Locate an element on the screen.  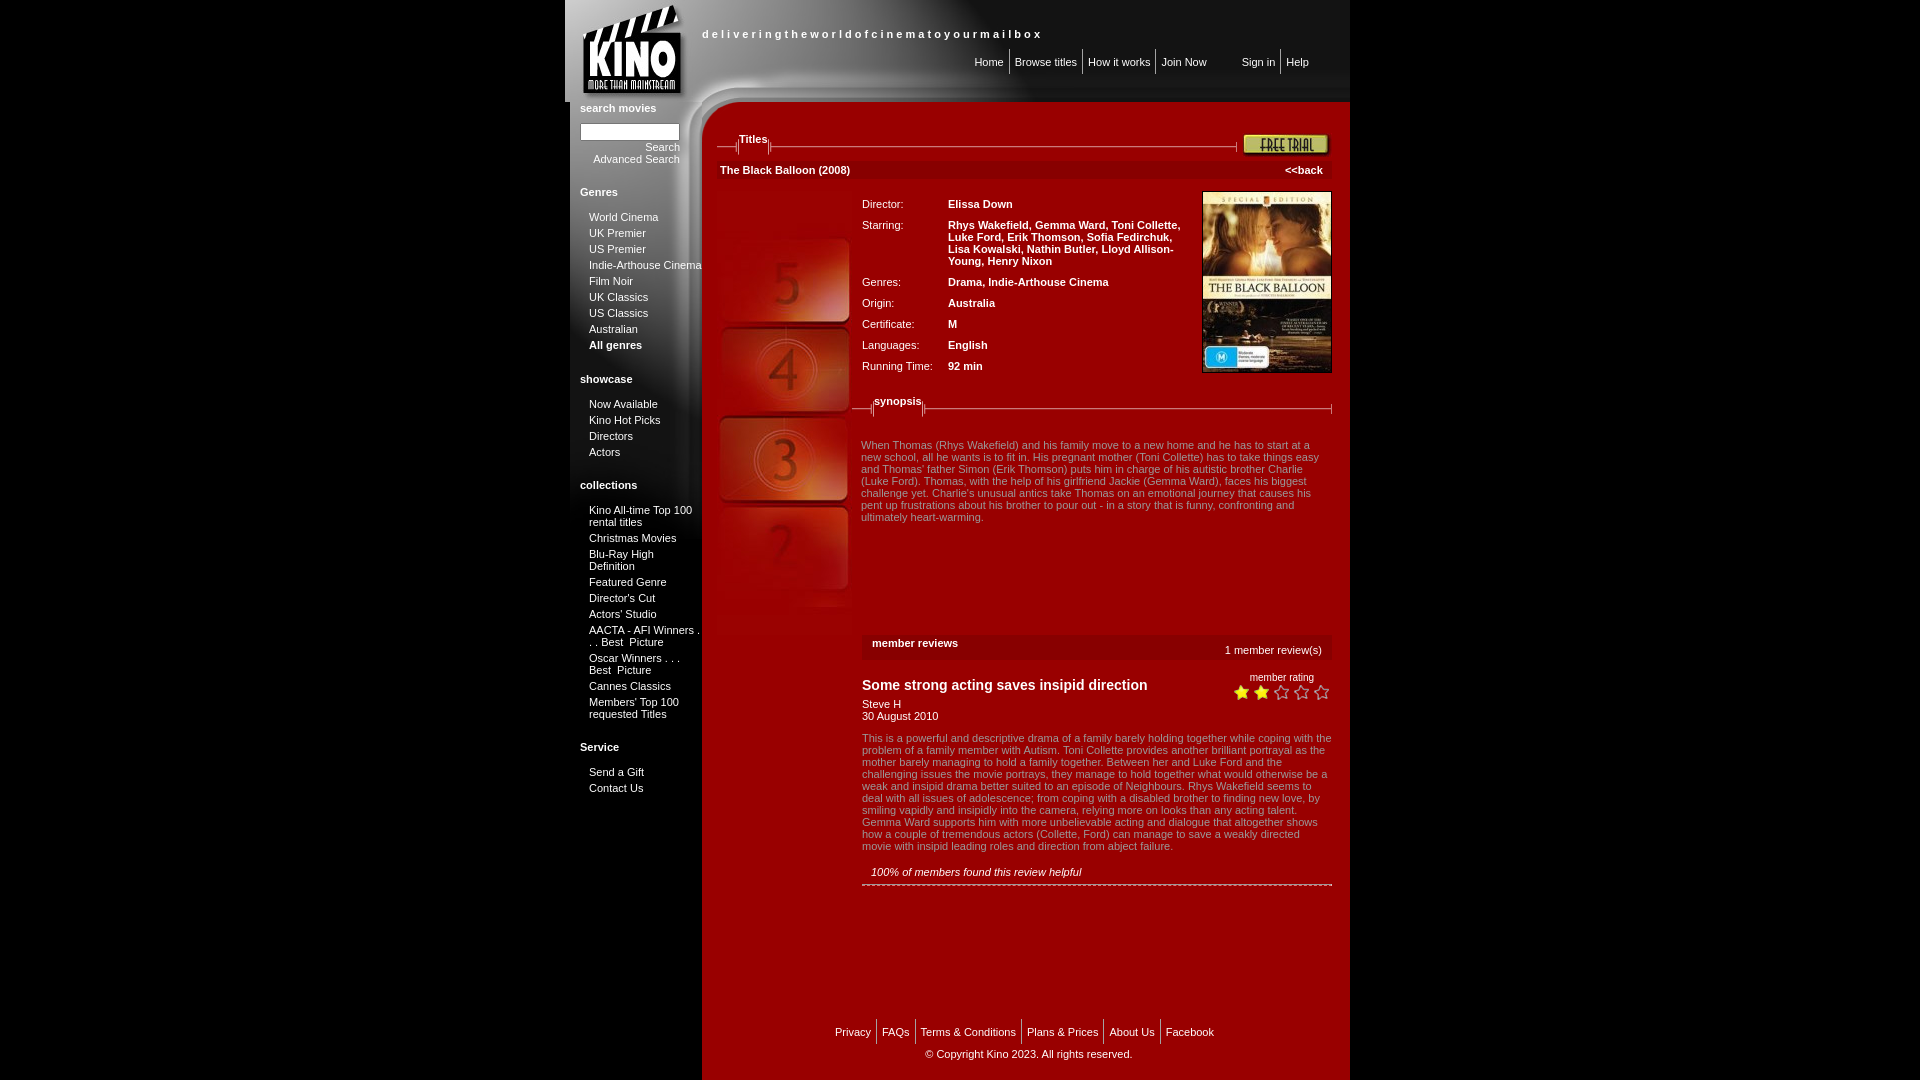
'Send a Gift' is located at coordinates (615, 770).